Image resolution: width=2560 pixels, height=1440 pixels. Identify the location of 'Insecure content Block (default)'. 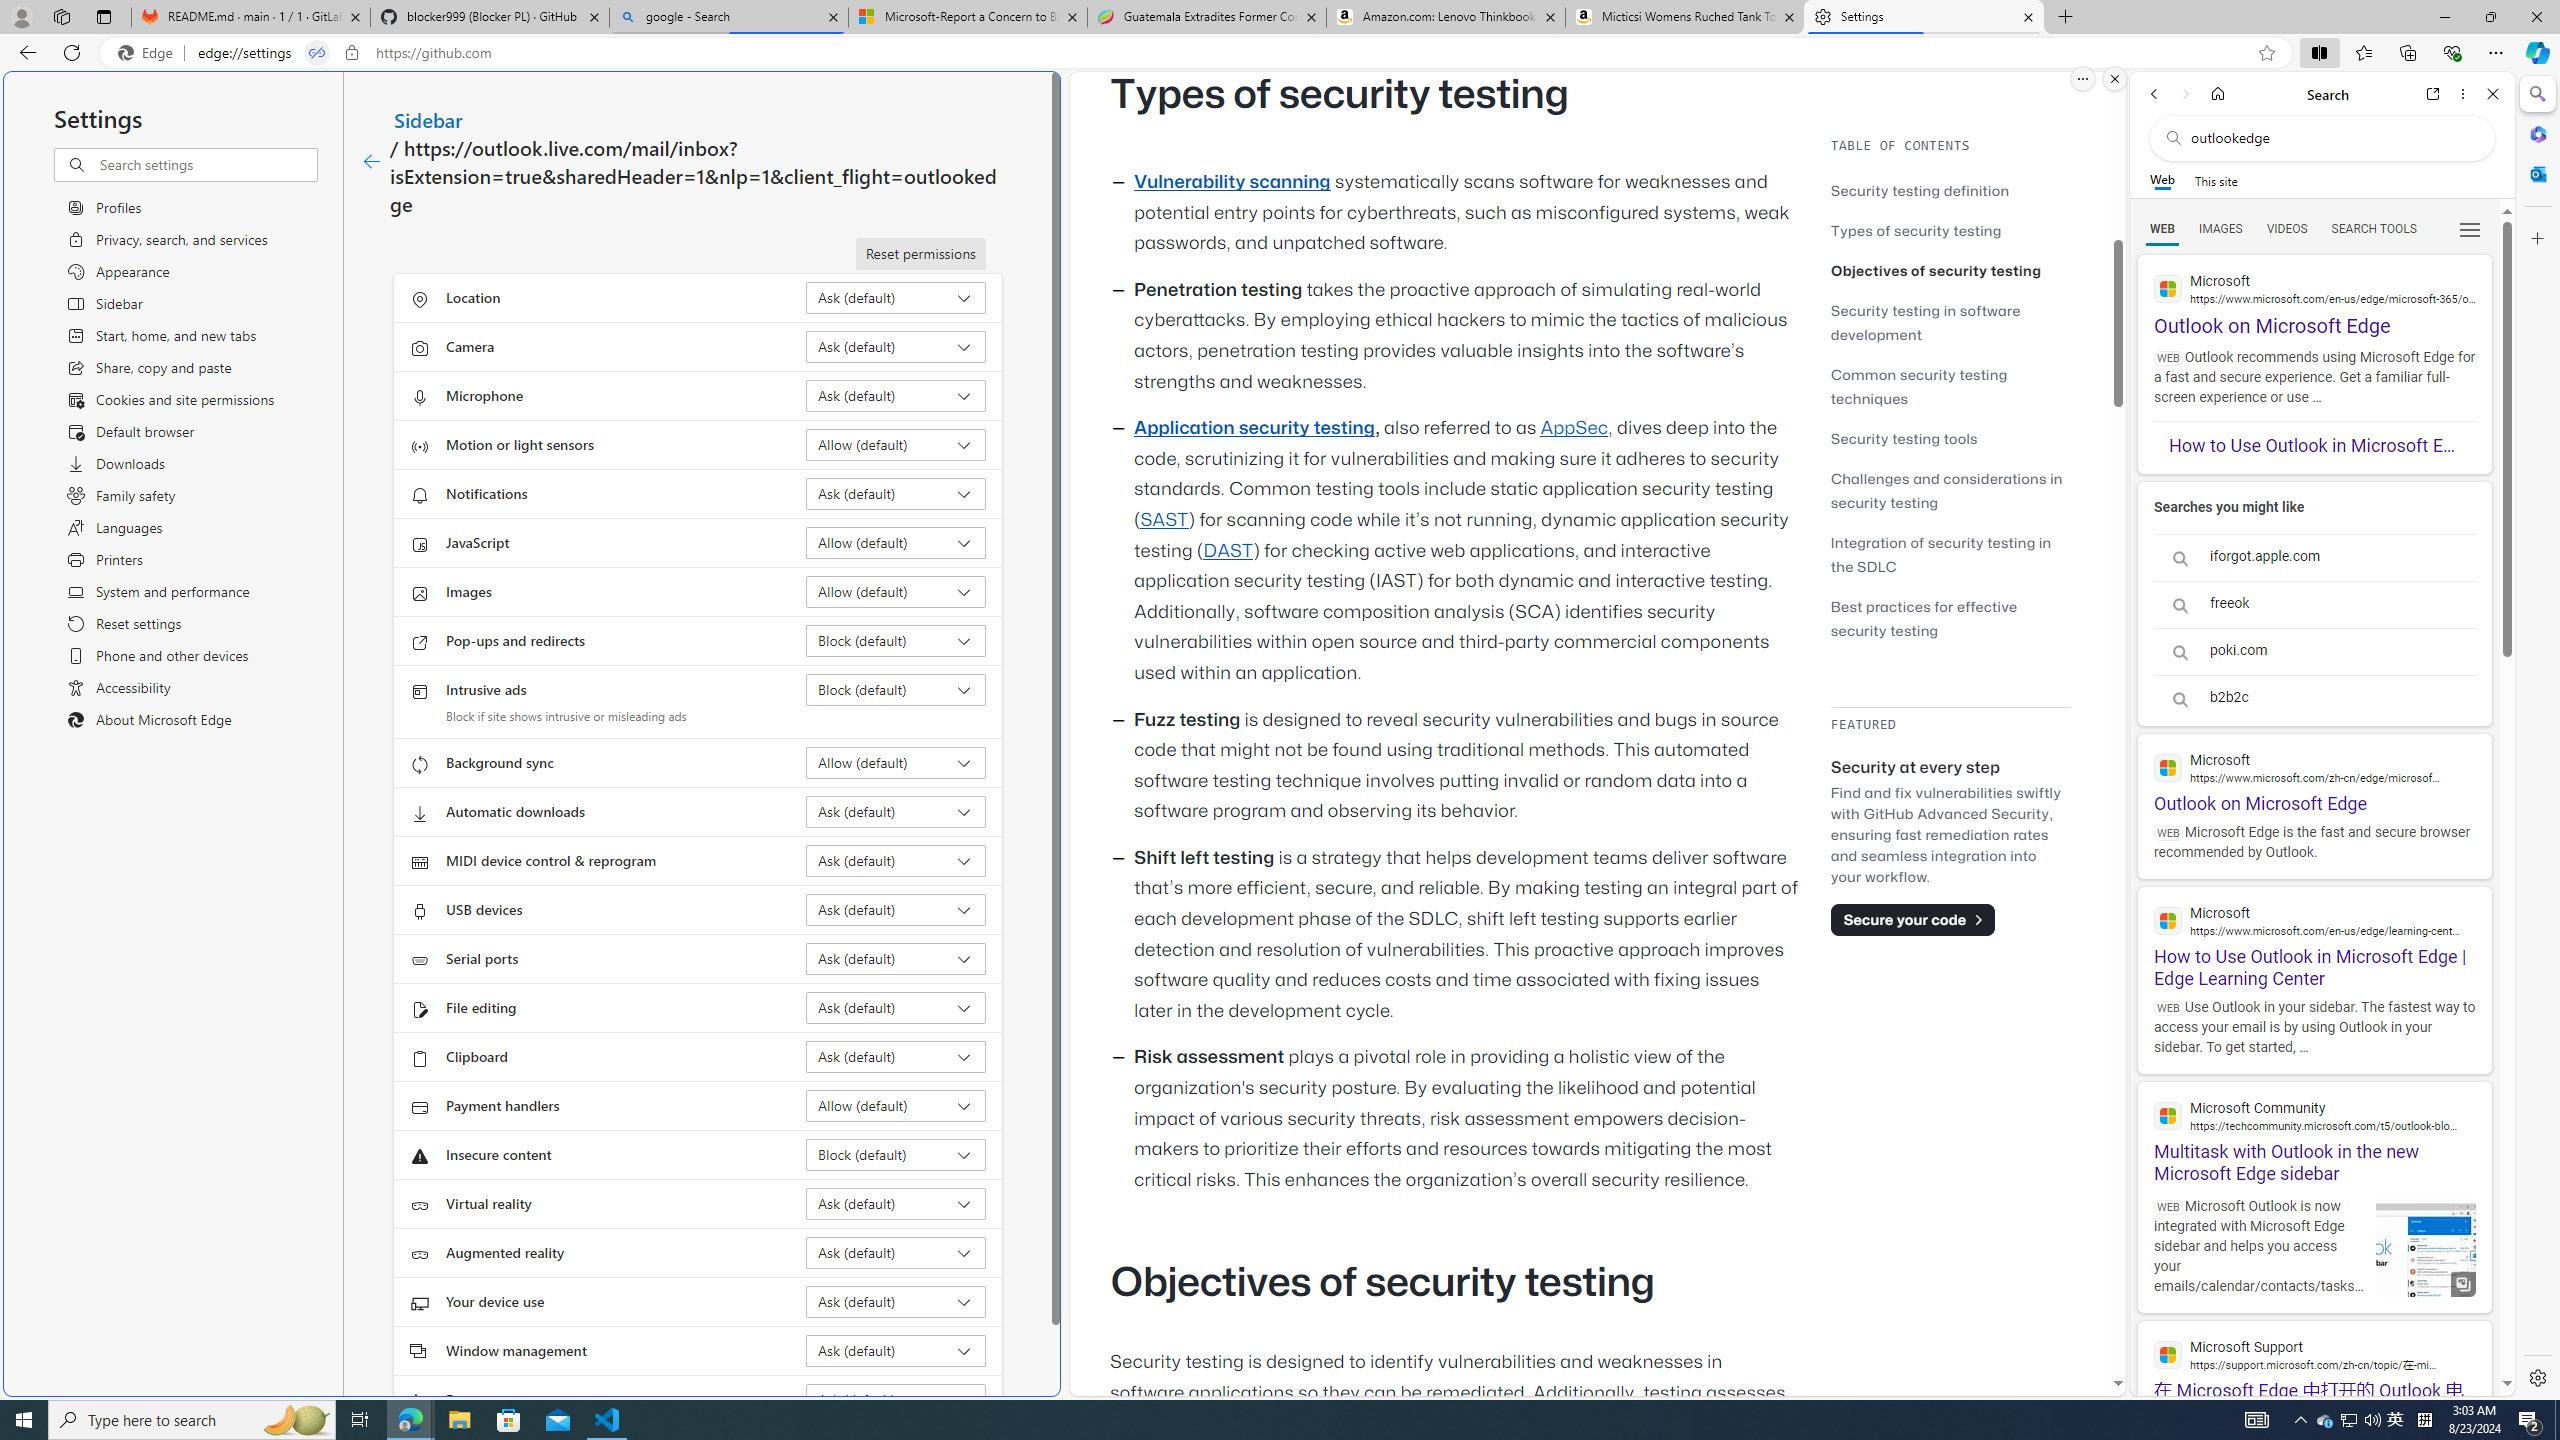
(896, 1153).